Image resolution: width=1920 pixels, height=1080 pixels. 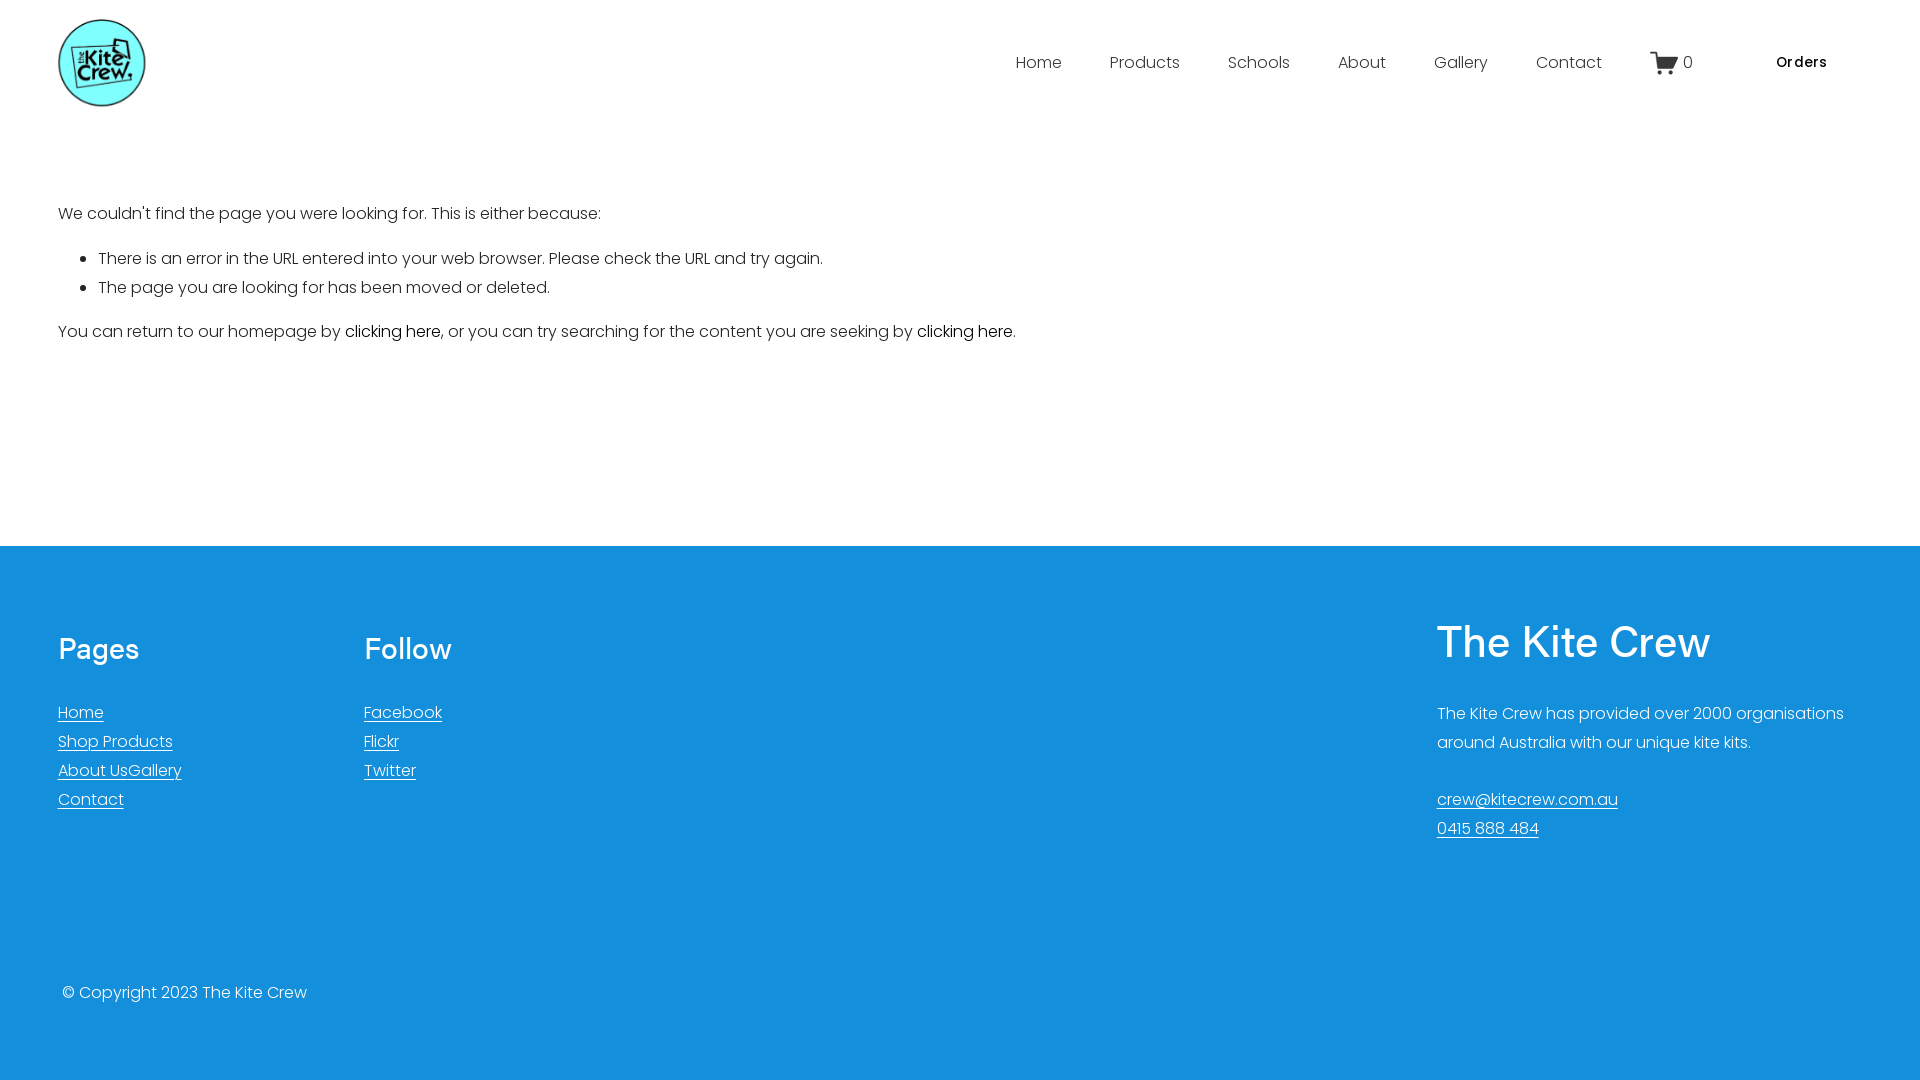 I want to click on '0', so click(x=1671, y=61).